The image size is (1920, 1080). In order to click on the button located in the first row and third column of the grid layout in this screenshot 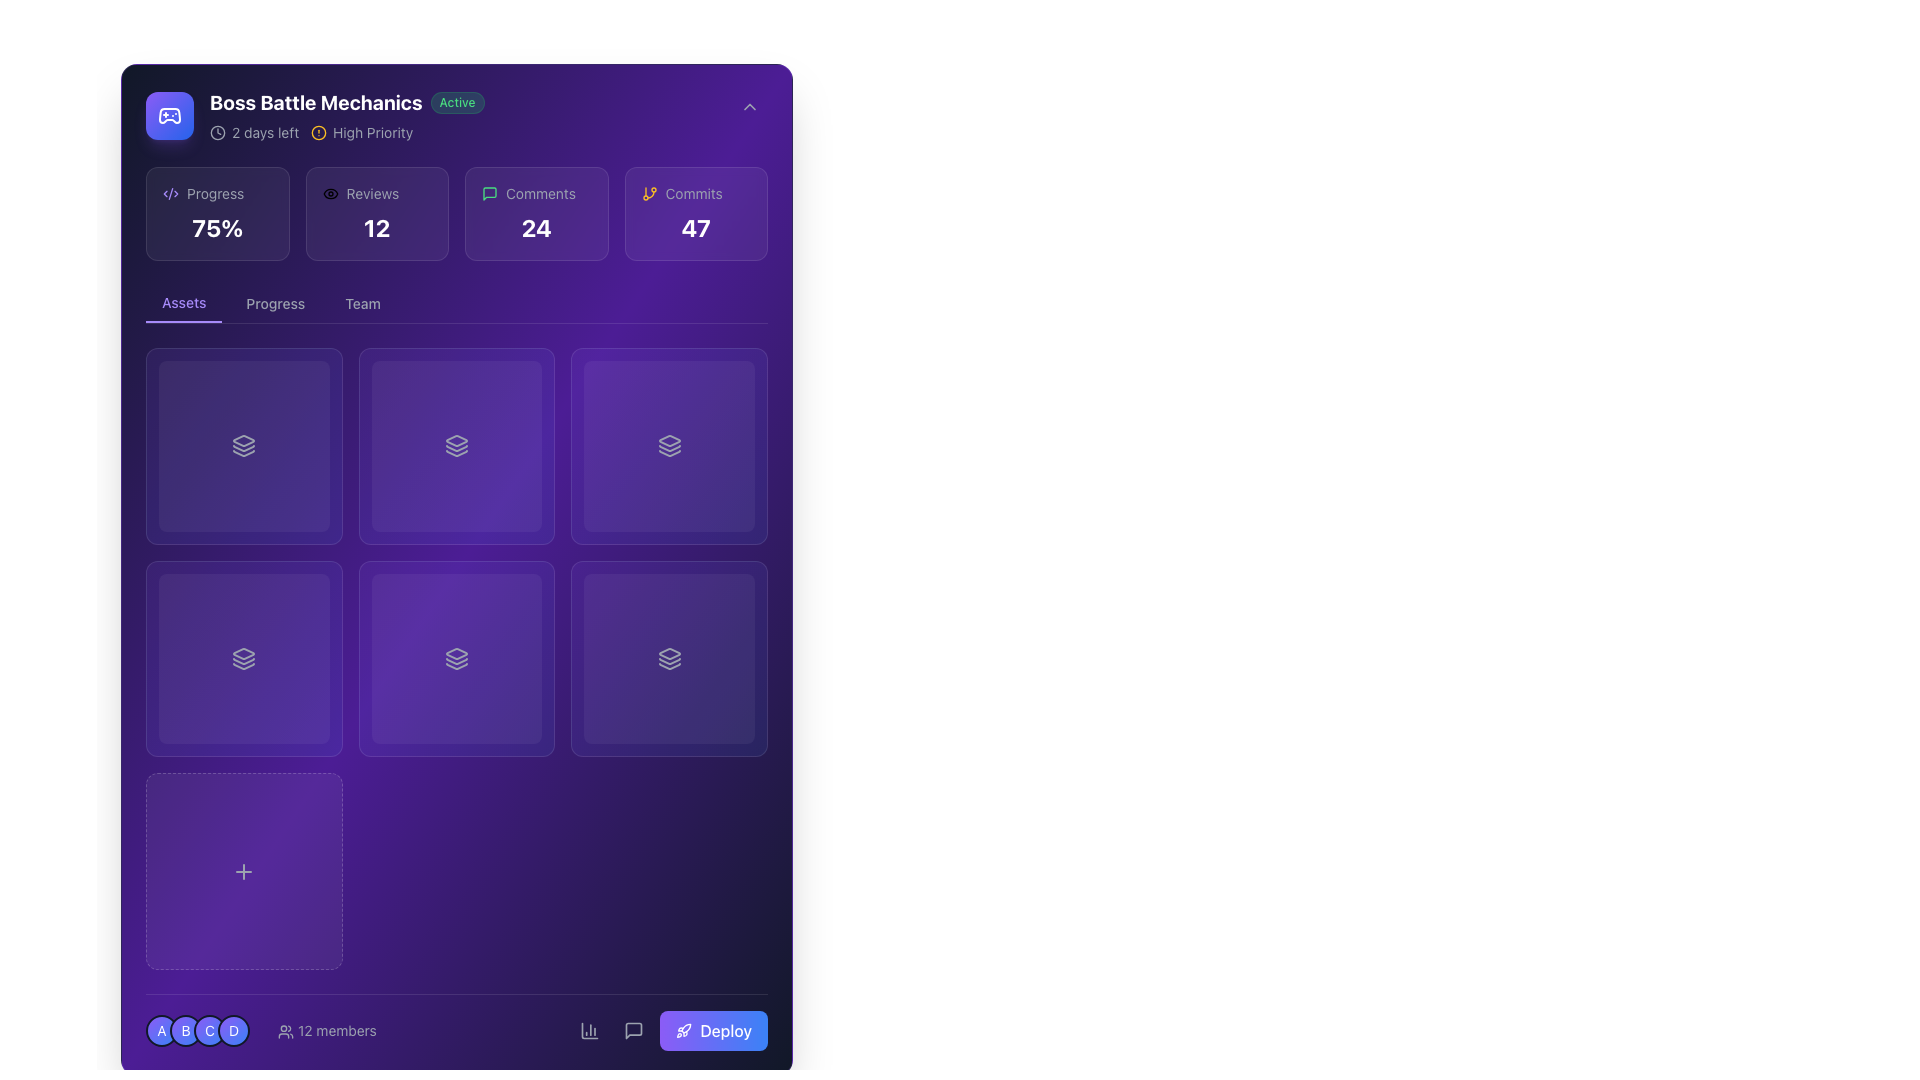, I will do `click(669, 445)`.